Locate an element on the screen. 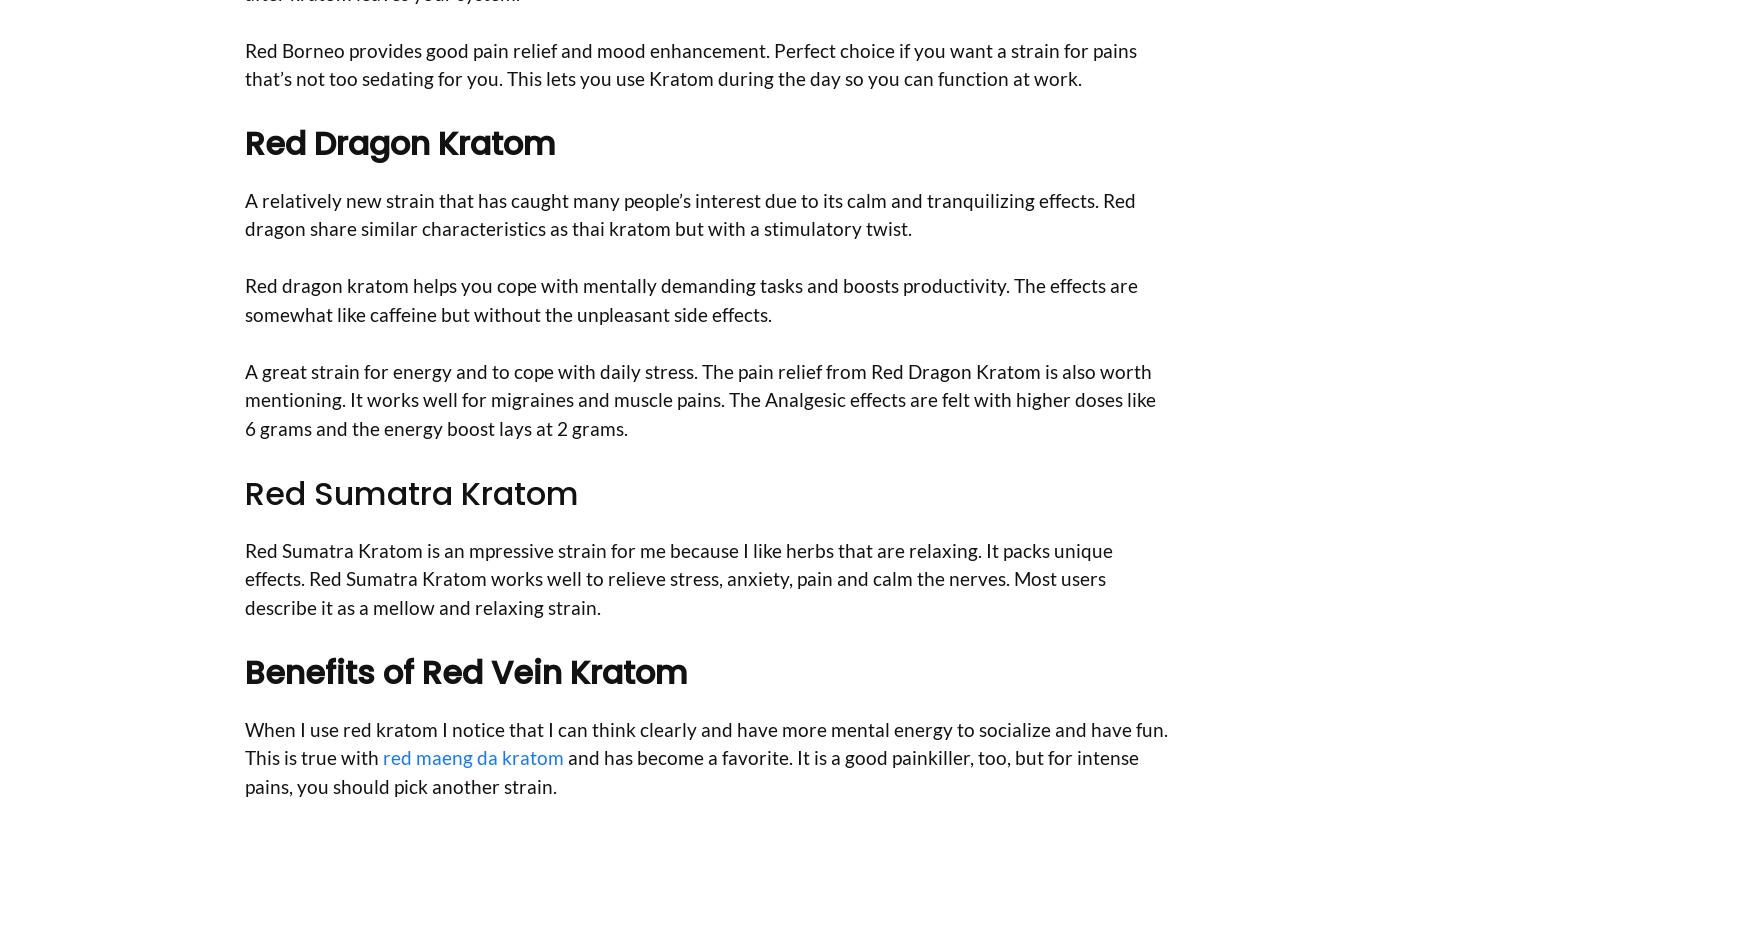 This screenshot has height=949, width=1750. 'red maeng da kratom' is located at coordinates (382, 757).